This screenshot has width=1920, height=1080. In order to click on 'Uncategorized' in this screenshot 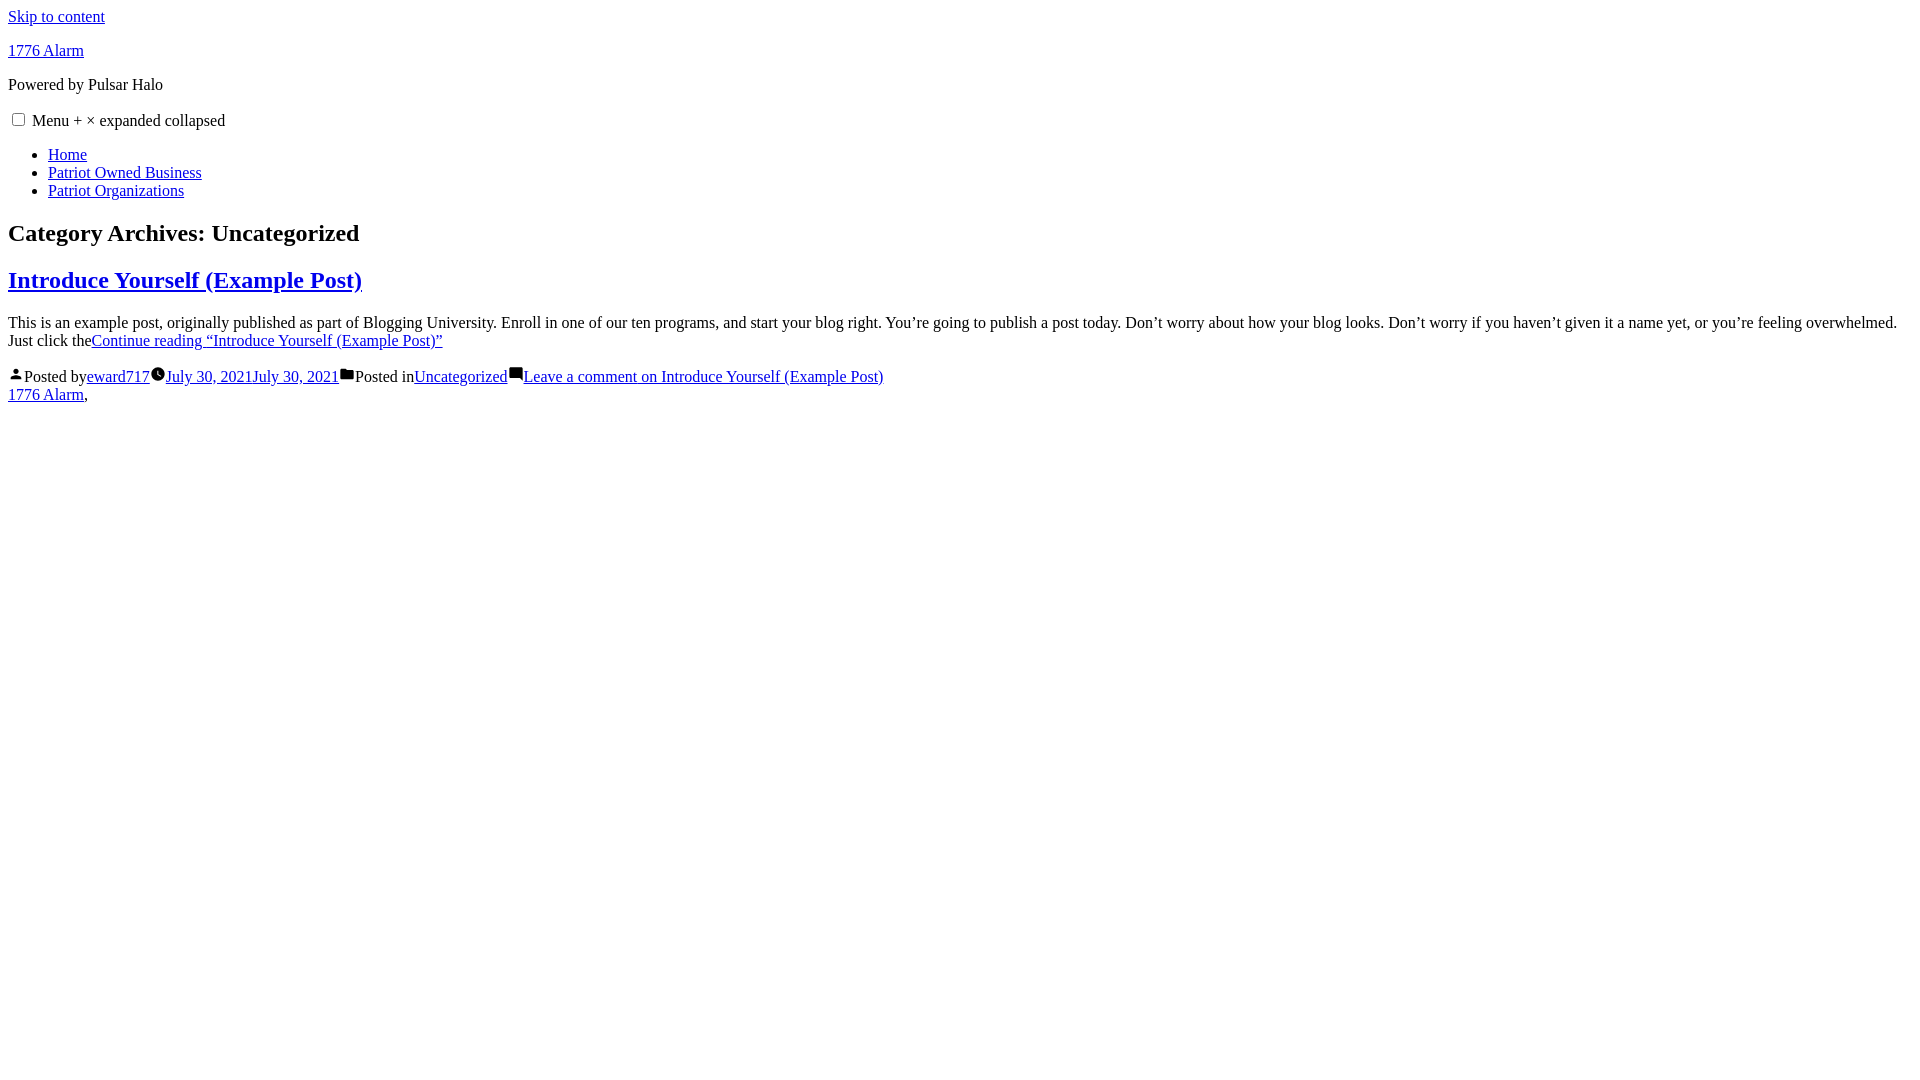, I will do `click(459, 376)`.